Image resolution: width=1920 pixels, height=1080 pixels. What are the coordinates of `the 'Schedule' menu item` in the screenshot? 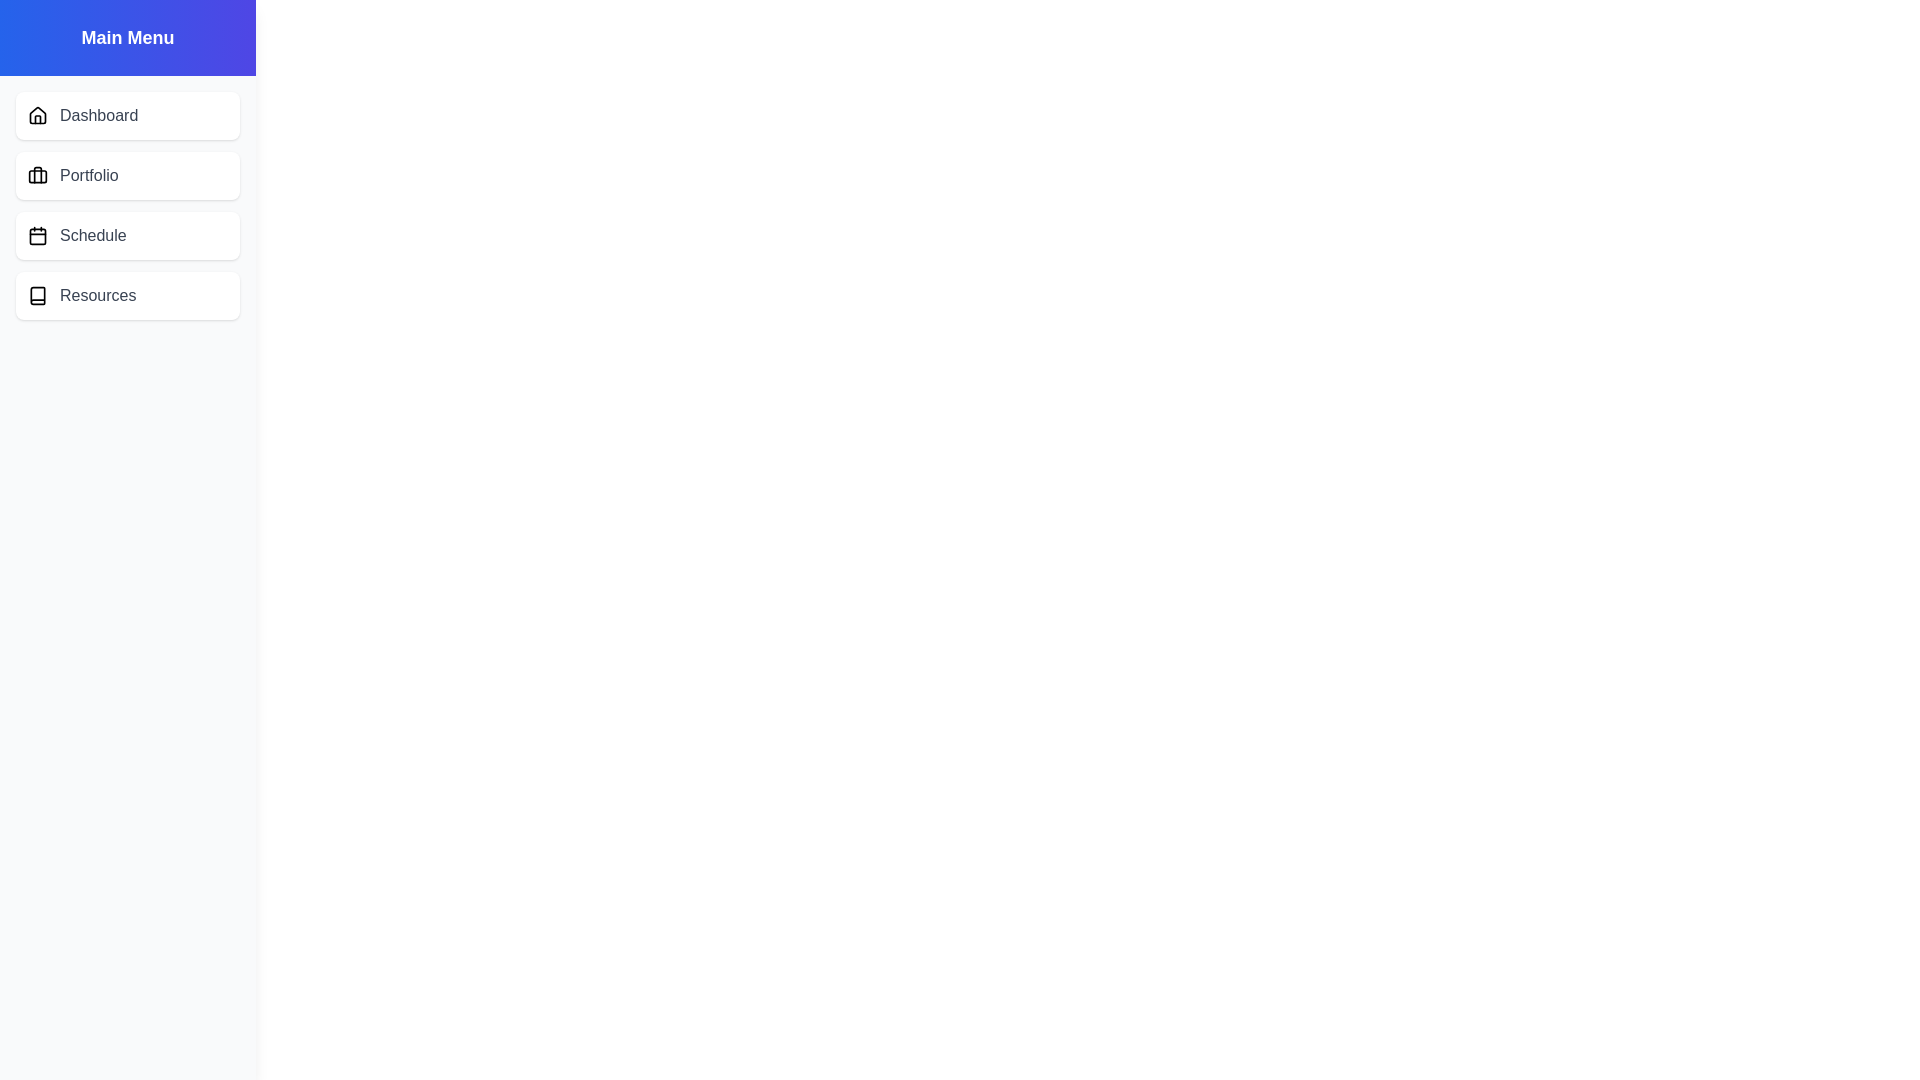 It's located at (127, 234).